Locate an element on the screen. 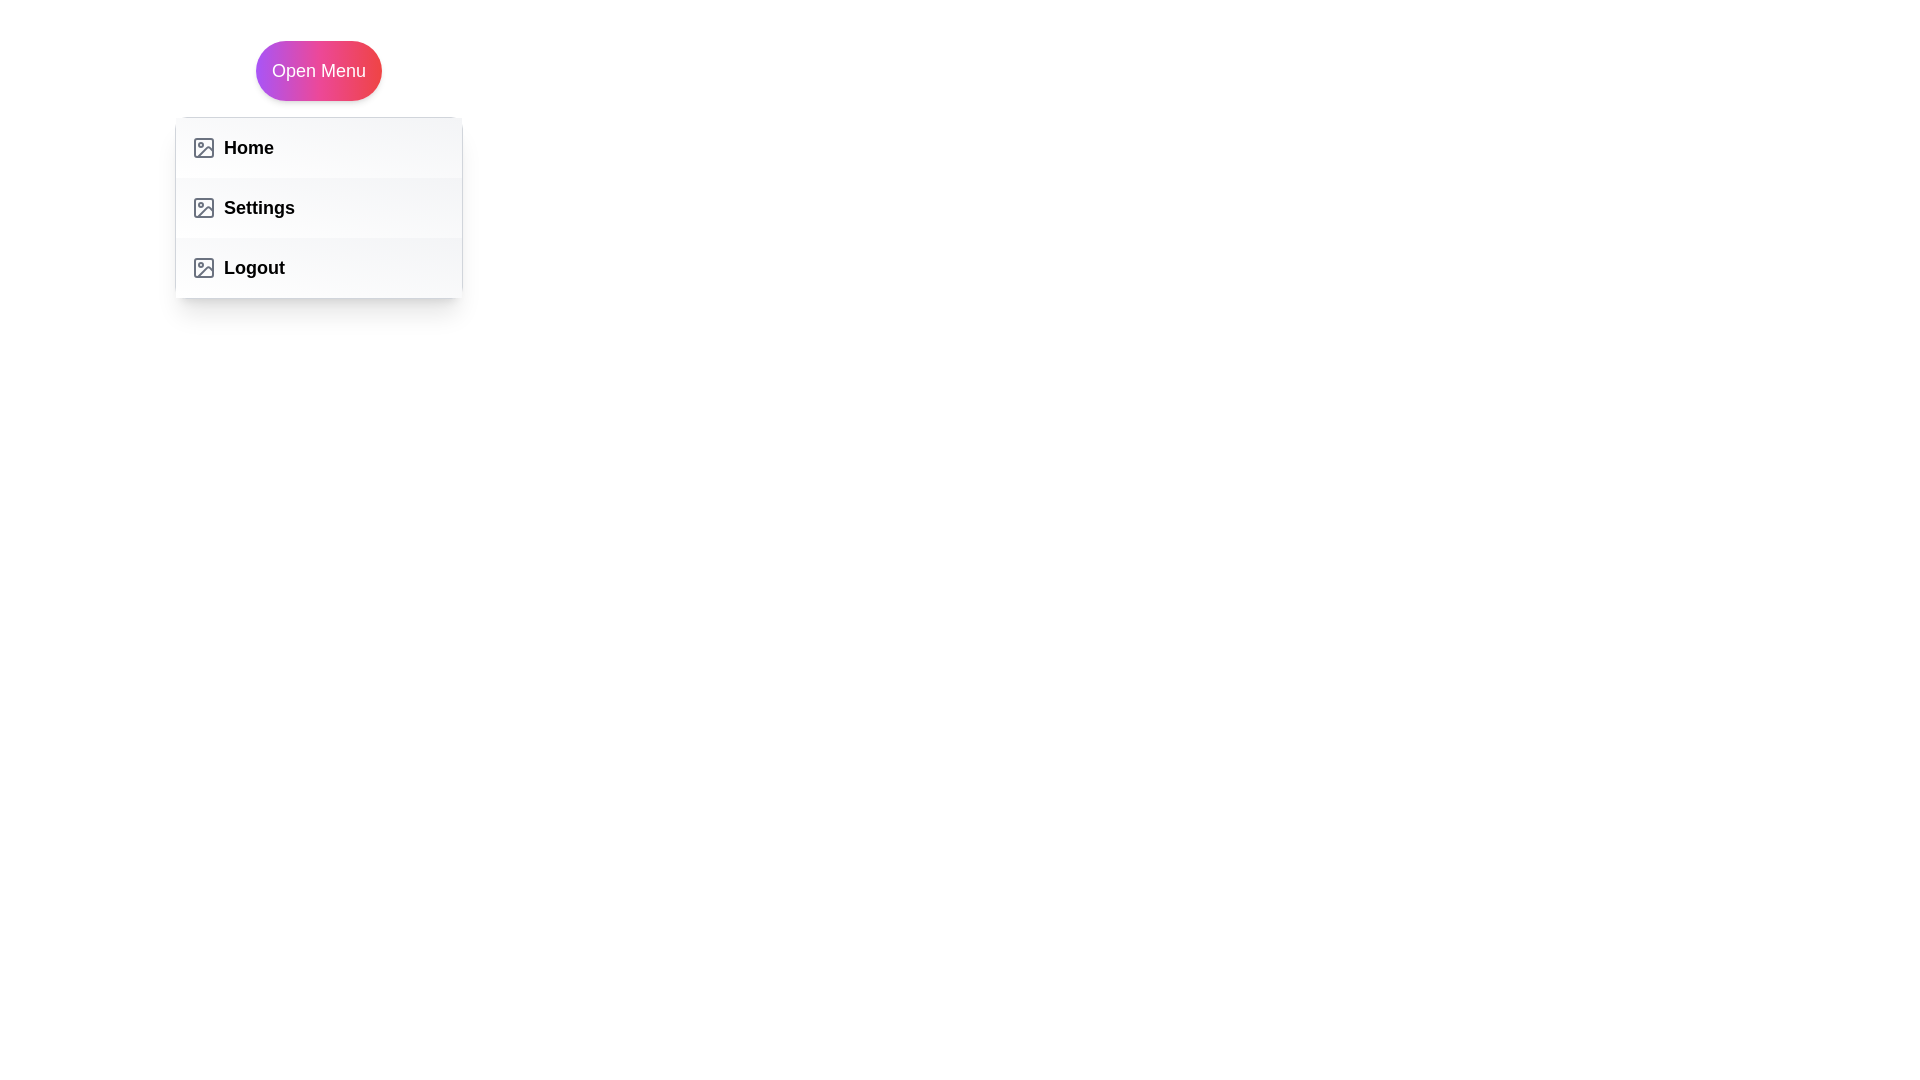 The width and height of the screenshot is (1920, 1080). the menu item Home by clicking on it is located at coordinates (317, 146).